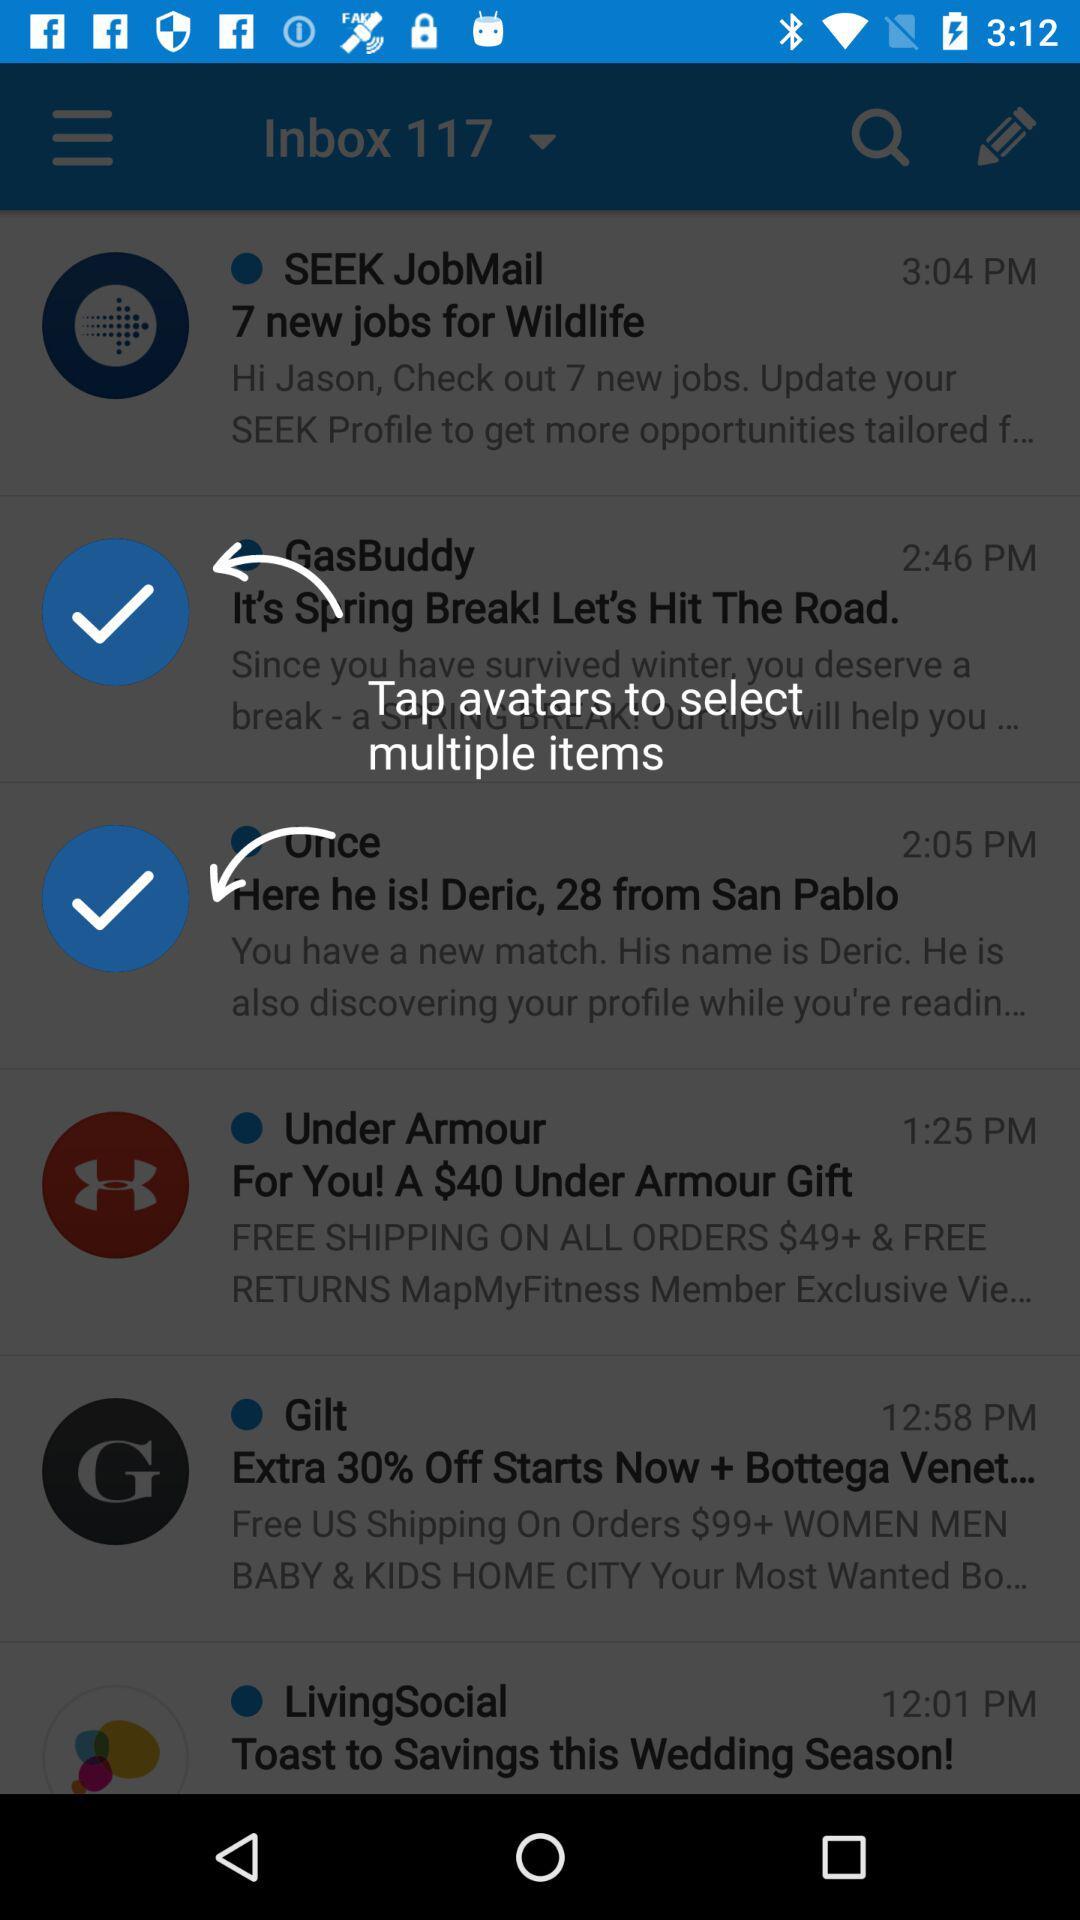  I want to click on item, so click(115, 897).